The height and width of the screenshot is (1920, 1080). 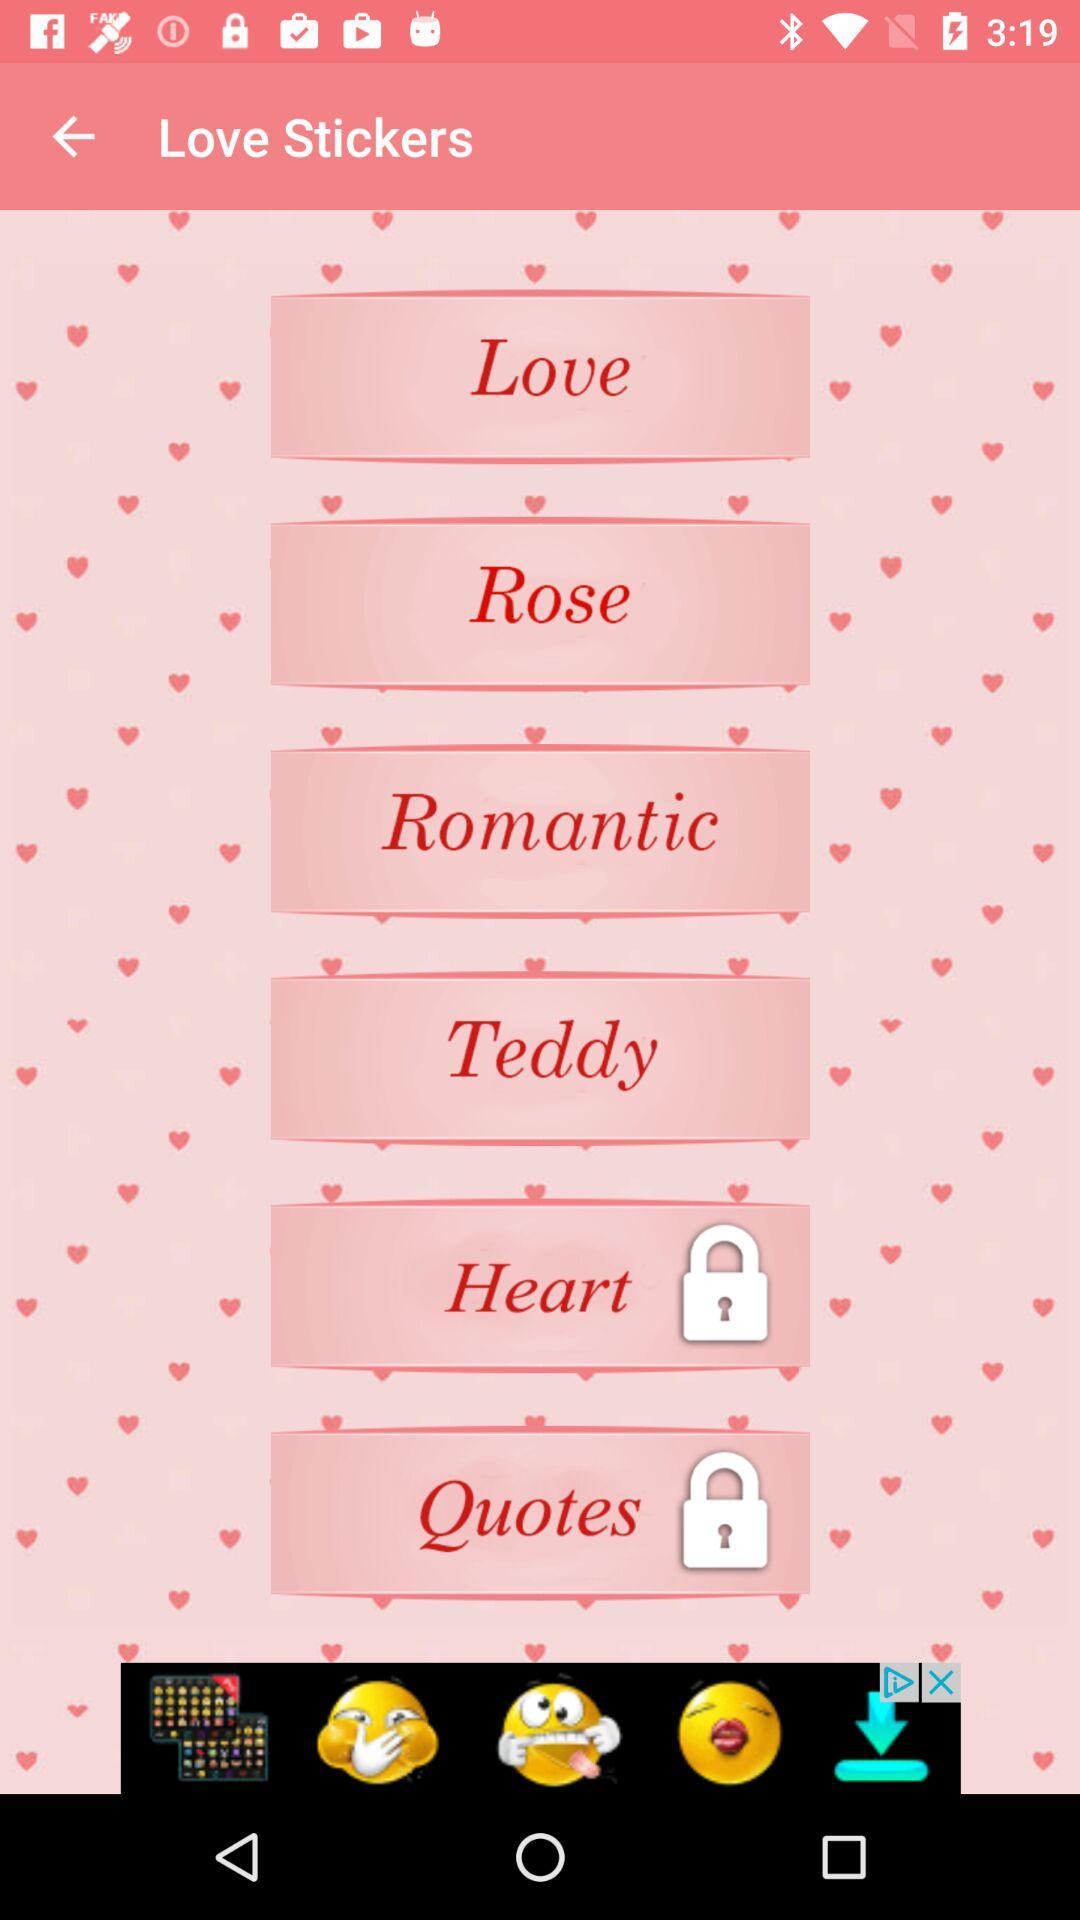 What do you see at coordinates (540, 1513) in the screenshot?
I see `see quotes` at bounding box center [540, 1513].